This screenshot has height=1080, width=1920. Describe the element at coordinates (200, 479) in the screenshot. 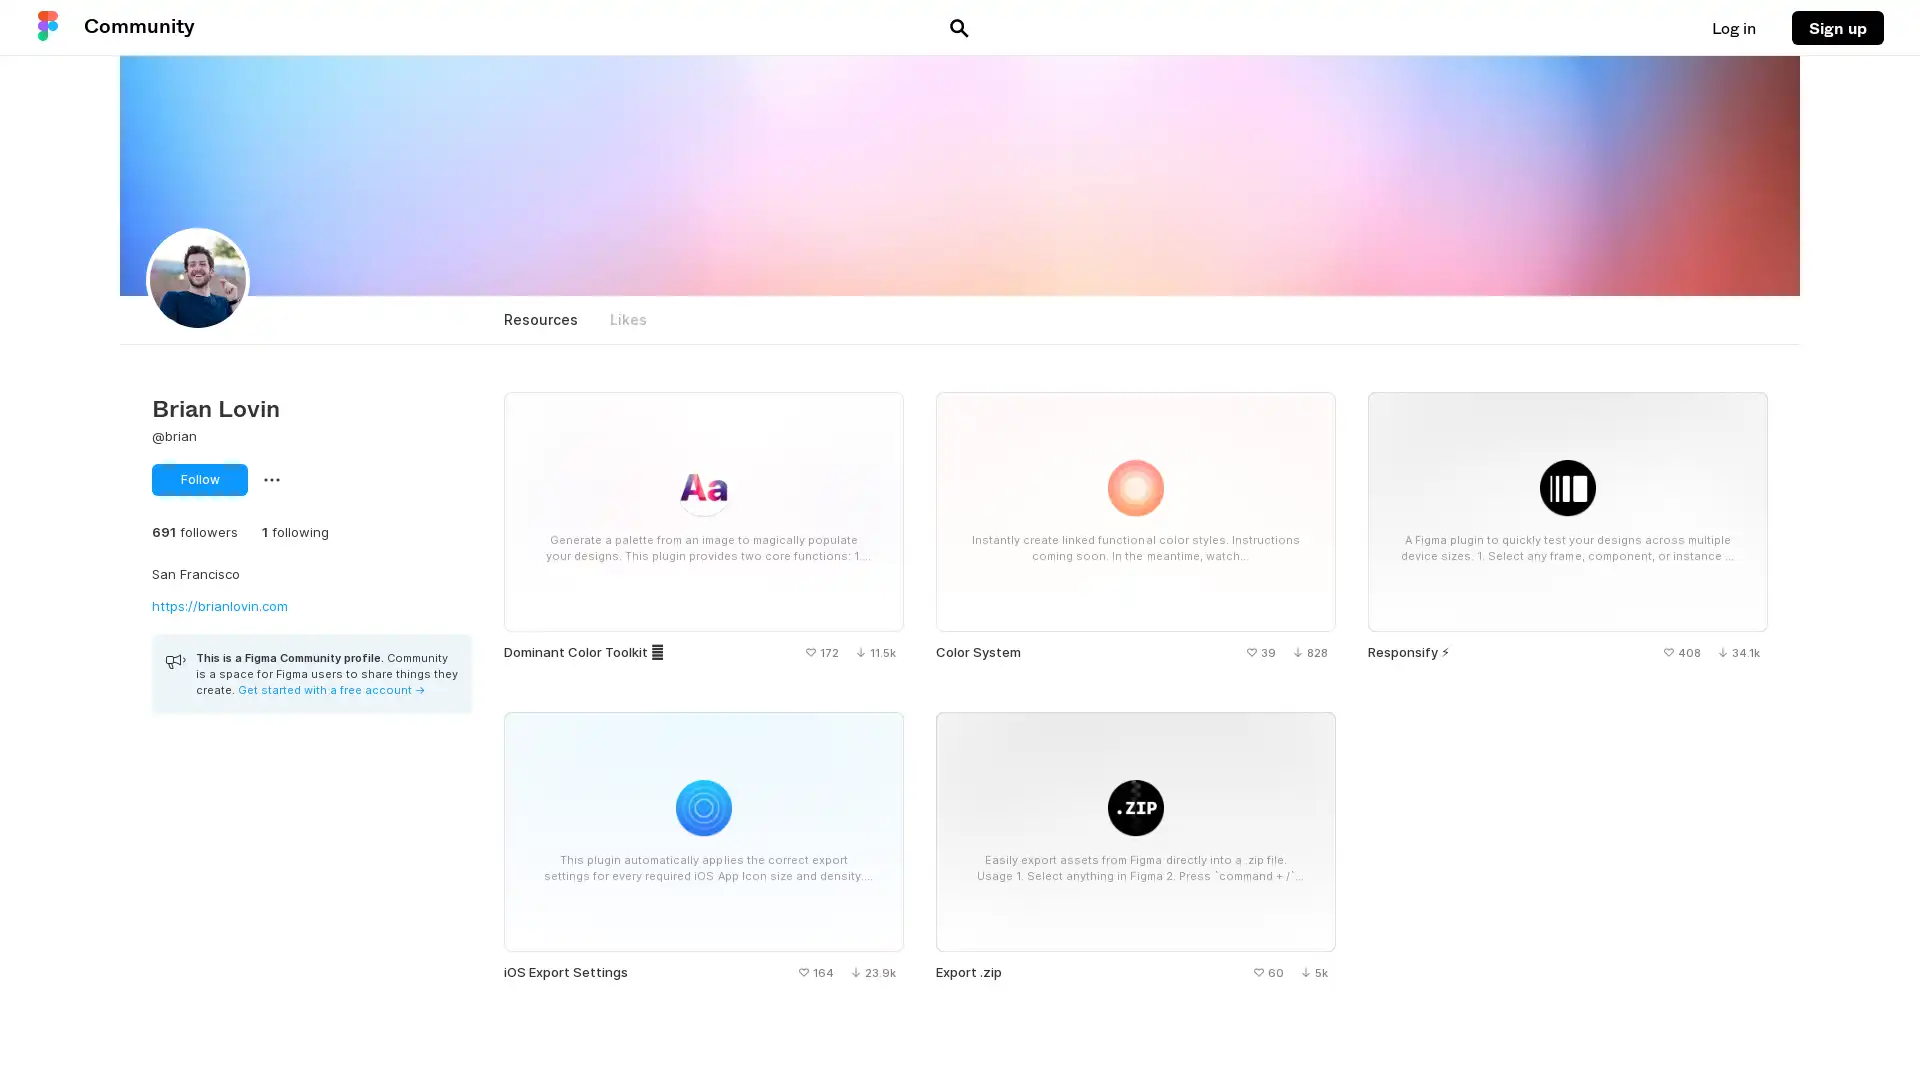

I see `Follow` at that location.